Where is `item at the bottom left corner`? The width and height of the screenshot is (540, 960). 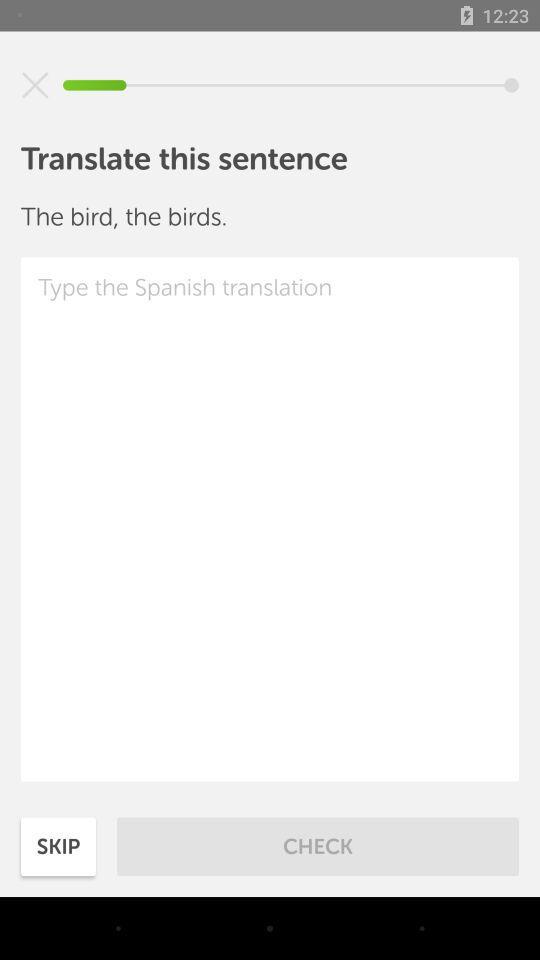 item at the bottom left corner is located at coordinates (58, 845).